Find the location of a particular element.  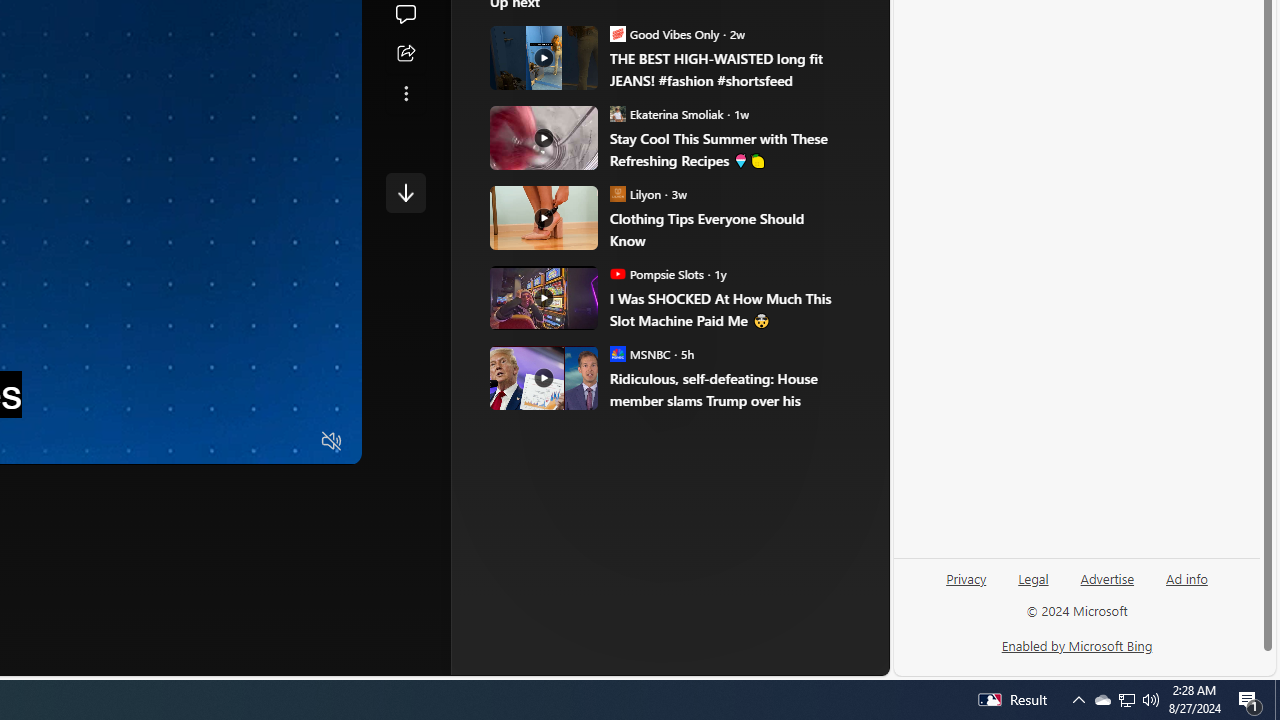

'Class: control' is located at coordinates (405, 192).